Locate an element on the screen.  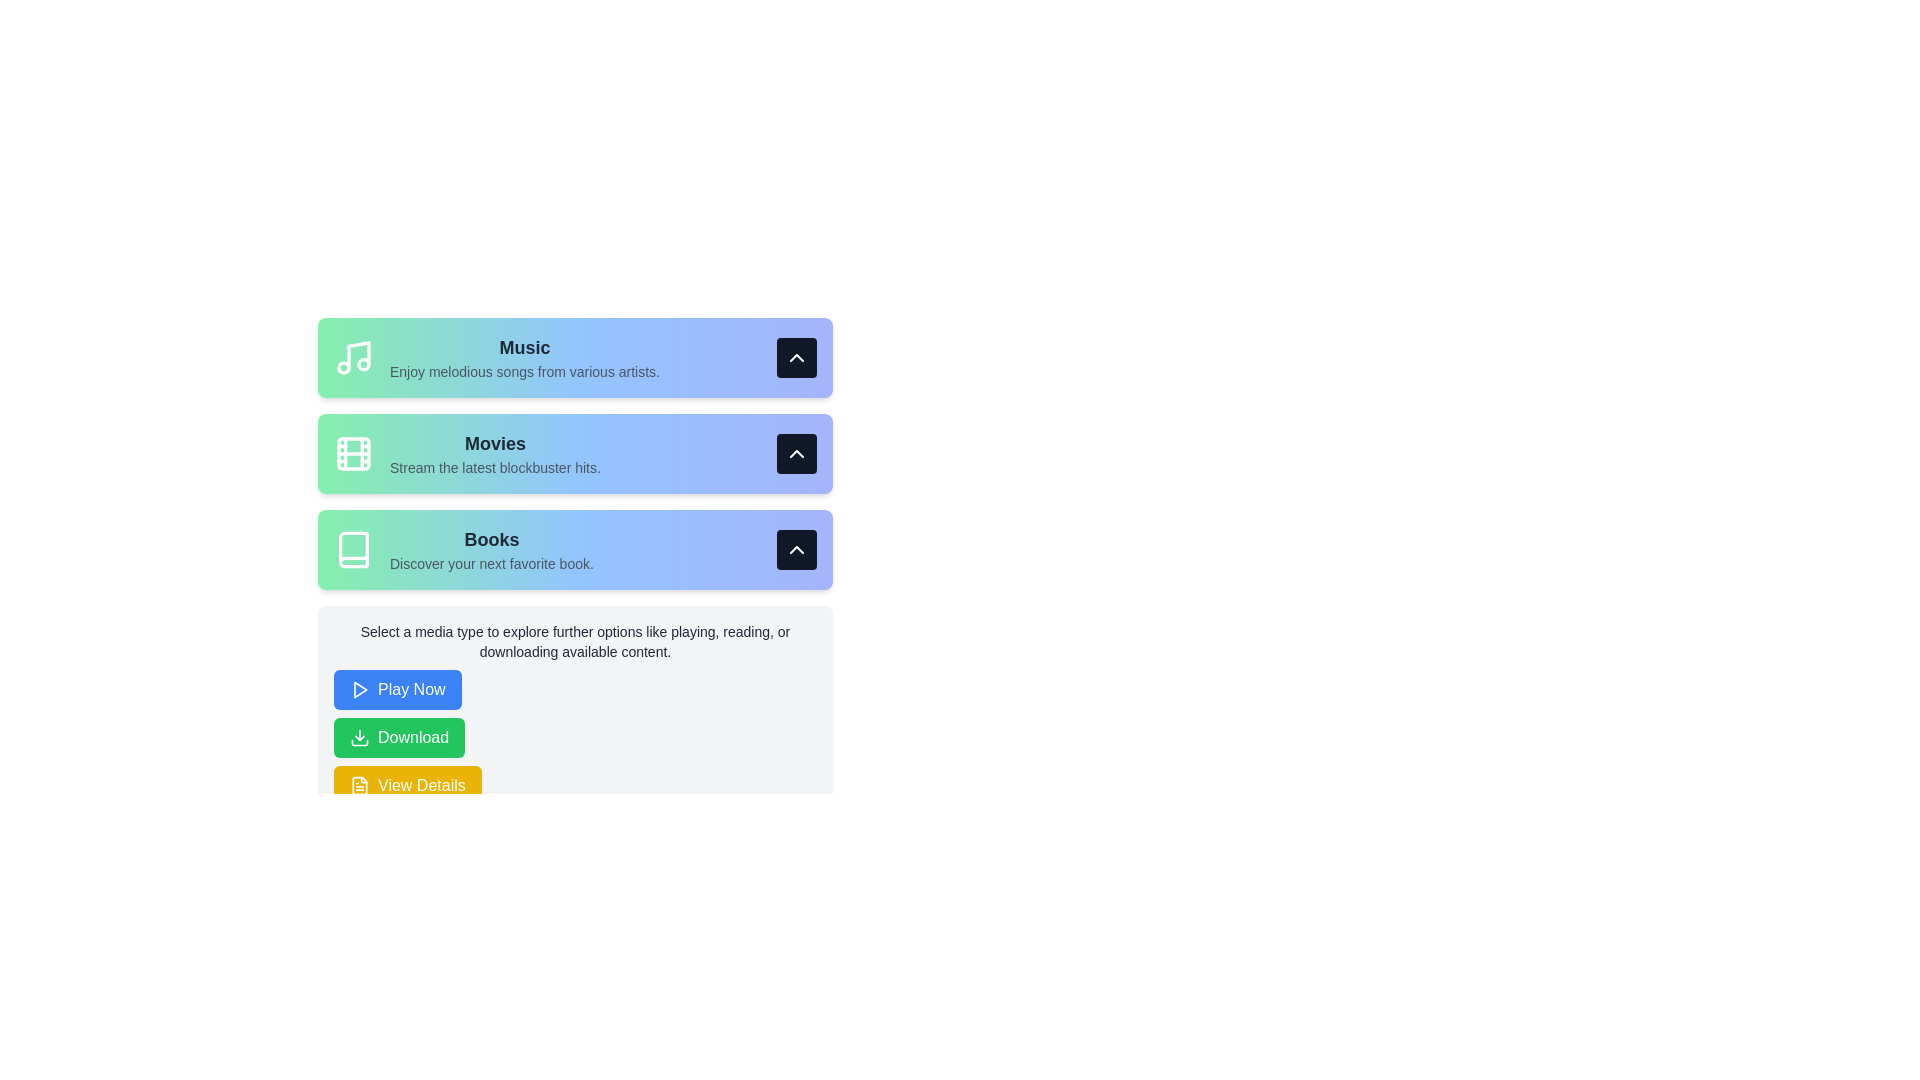
the square button with a dark background and a white upward arrow icon in the center, located at the top-right corner of the 'Books' section is located at coordinates (795, 550).